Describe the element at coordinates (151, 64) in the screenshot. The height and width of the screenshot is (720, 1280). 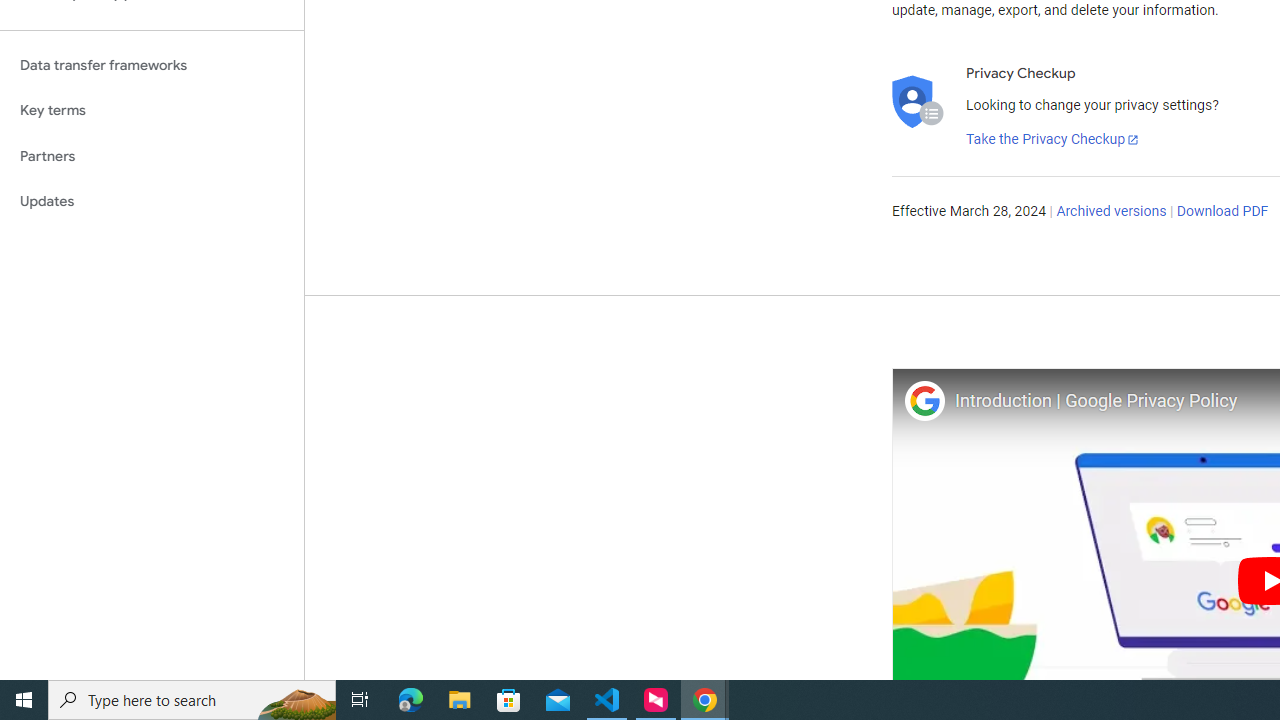
I see `'Data transfer frameworks'` at that location.